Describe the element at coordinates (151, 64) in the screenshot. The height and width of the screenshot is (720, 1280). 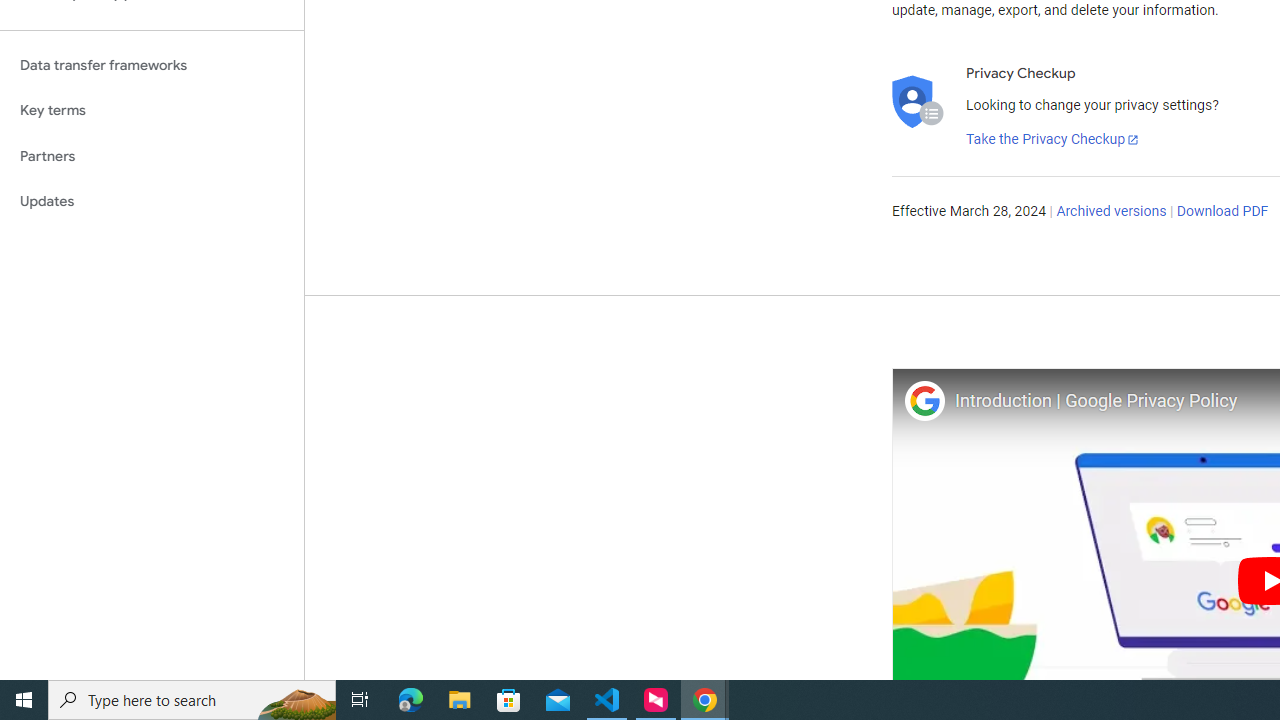
I see `'Data transfer frameworks'` at that location.